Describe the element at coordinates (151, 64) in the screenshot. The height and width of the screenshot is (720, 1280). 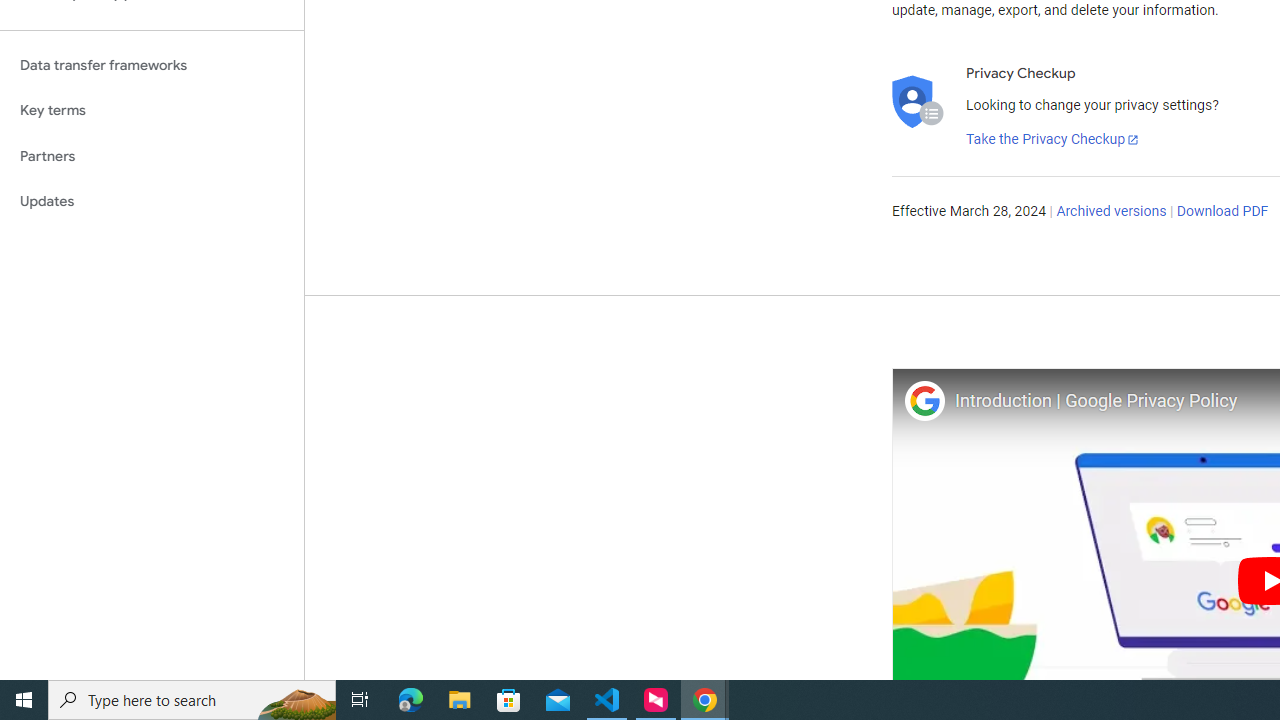
I see `'Data transfer frameworks'` at that location.